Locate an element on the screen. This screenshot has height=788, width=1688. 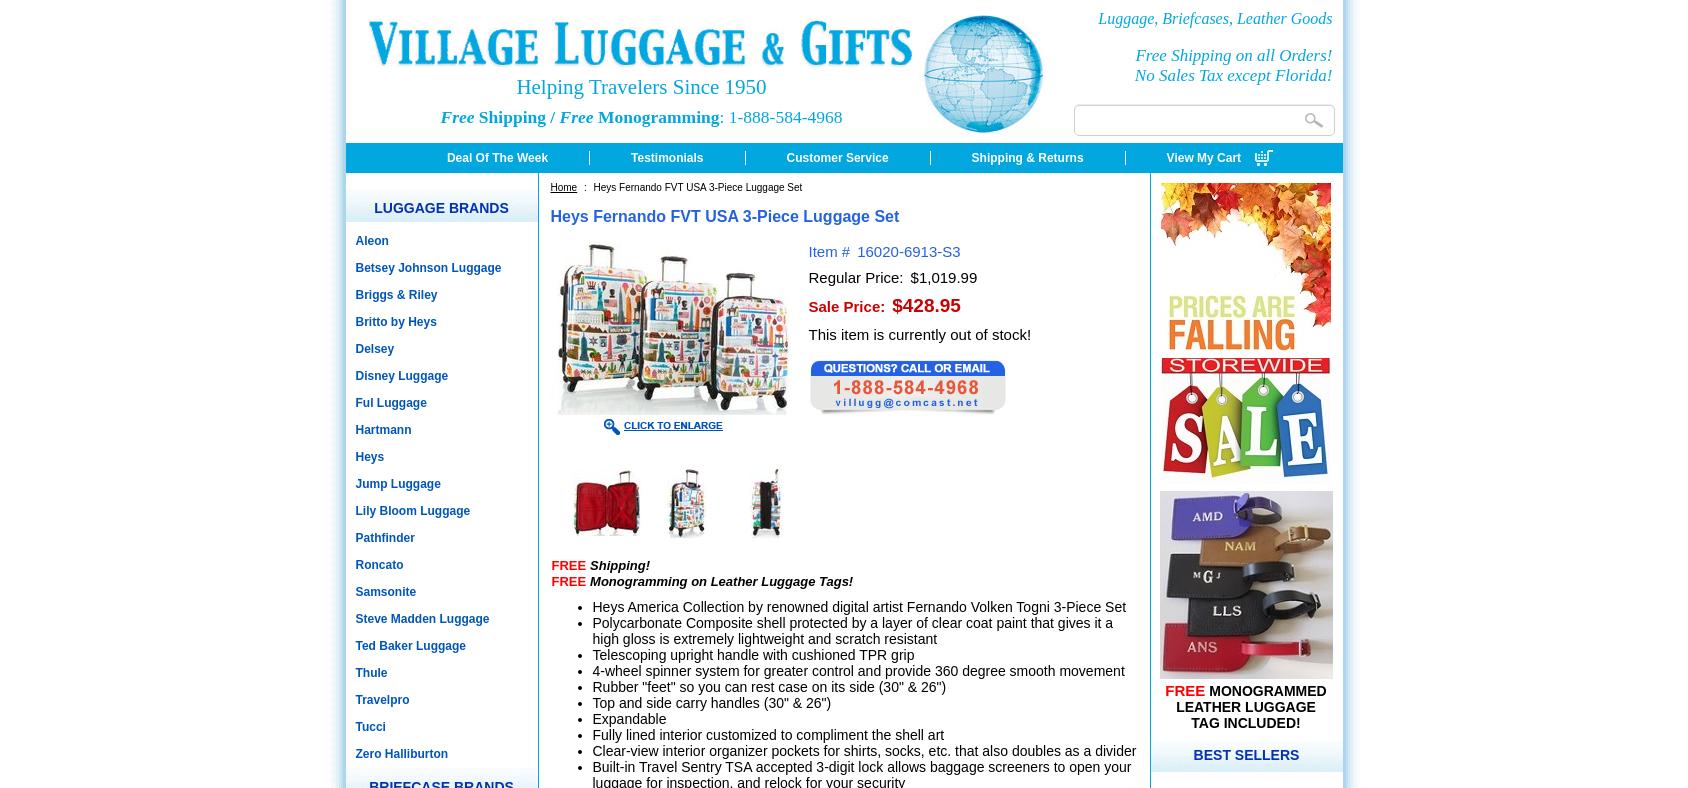
'Aleon' is located at coordinates (371, 239).